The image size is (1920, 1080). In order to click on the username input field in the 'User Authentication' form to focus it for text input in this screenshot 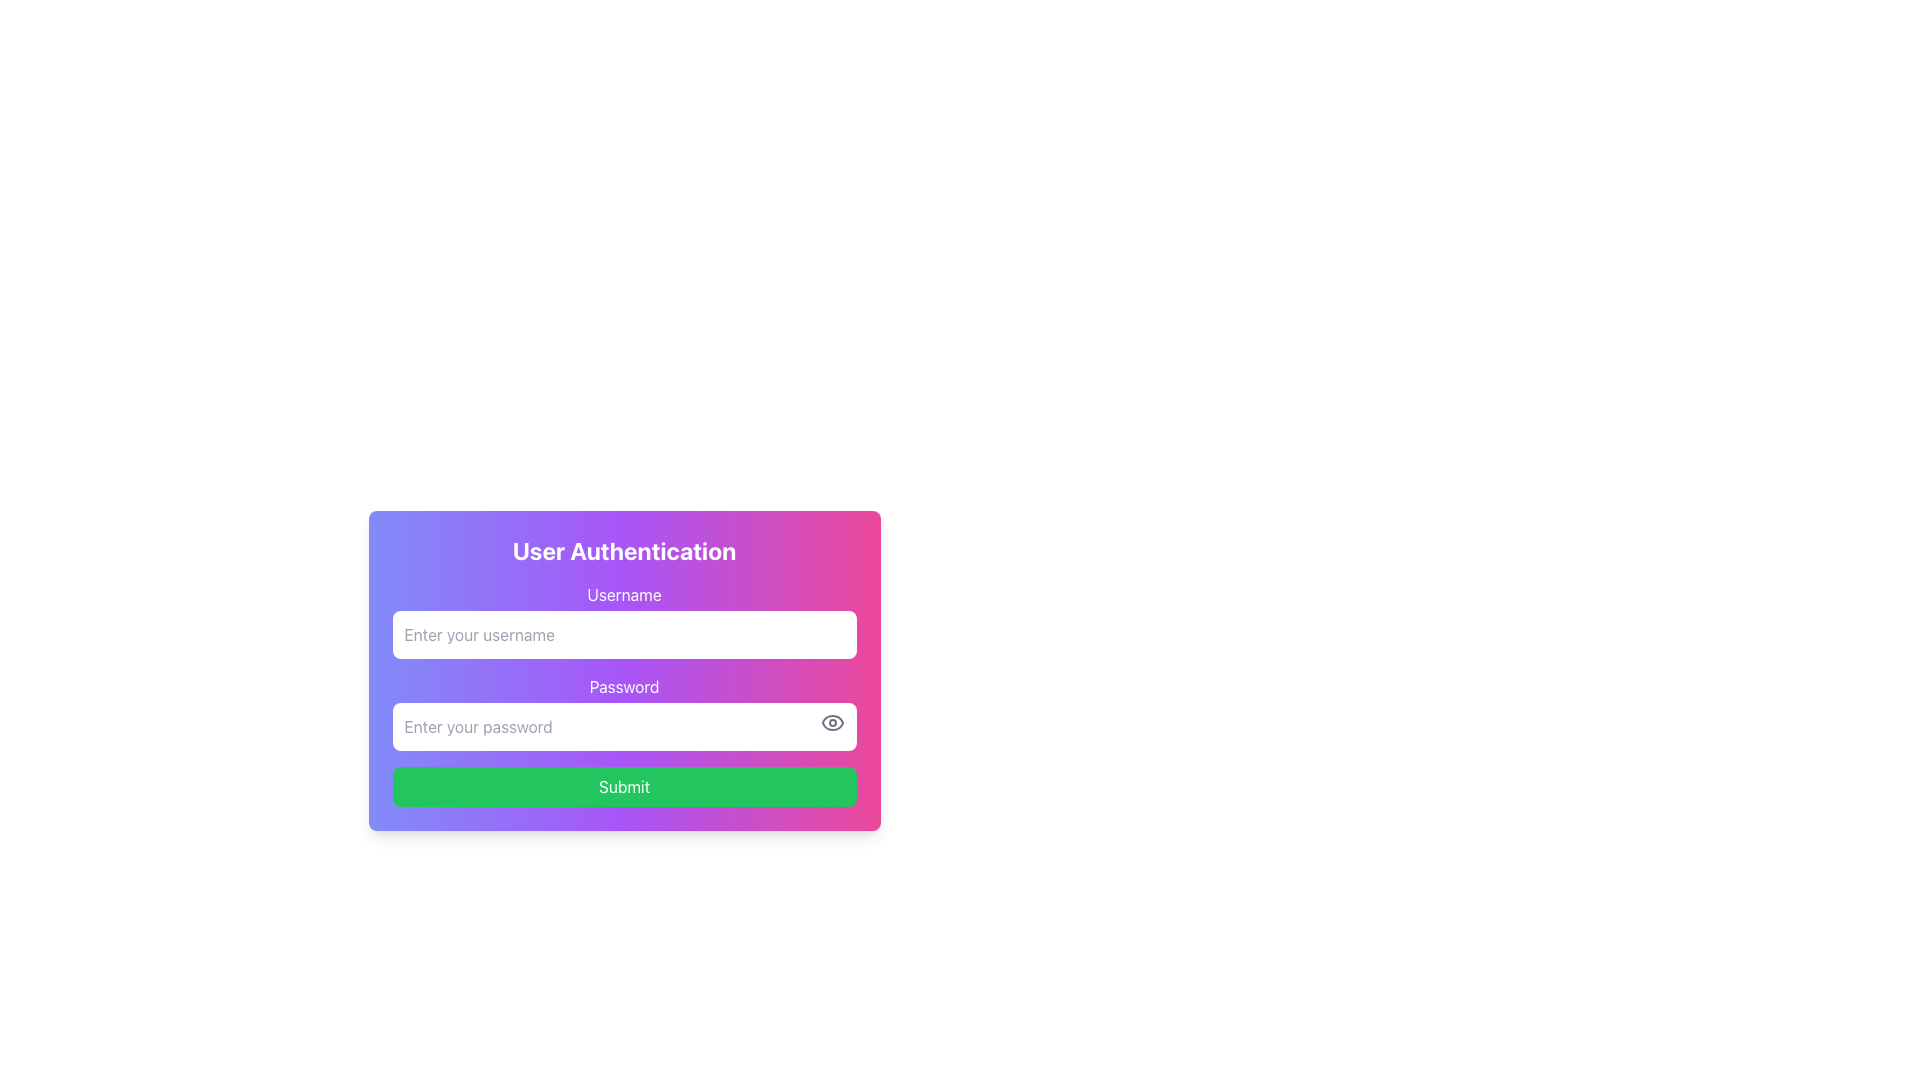, I will do `click(623, 620)`.